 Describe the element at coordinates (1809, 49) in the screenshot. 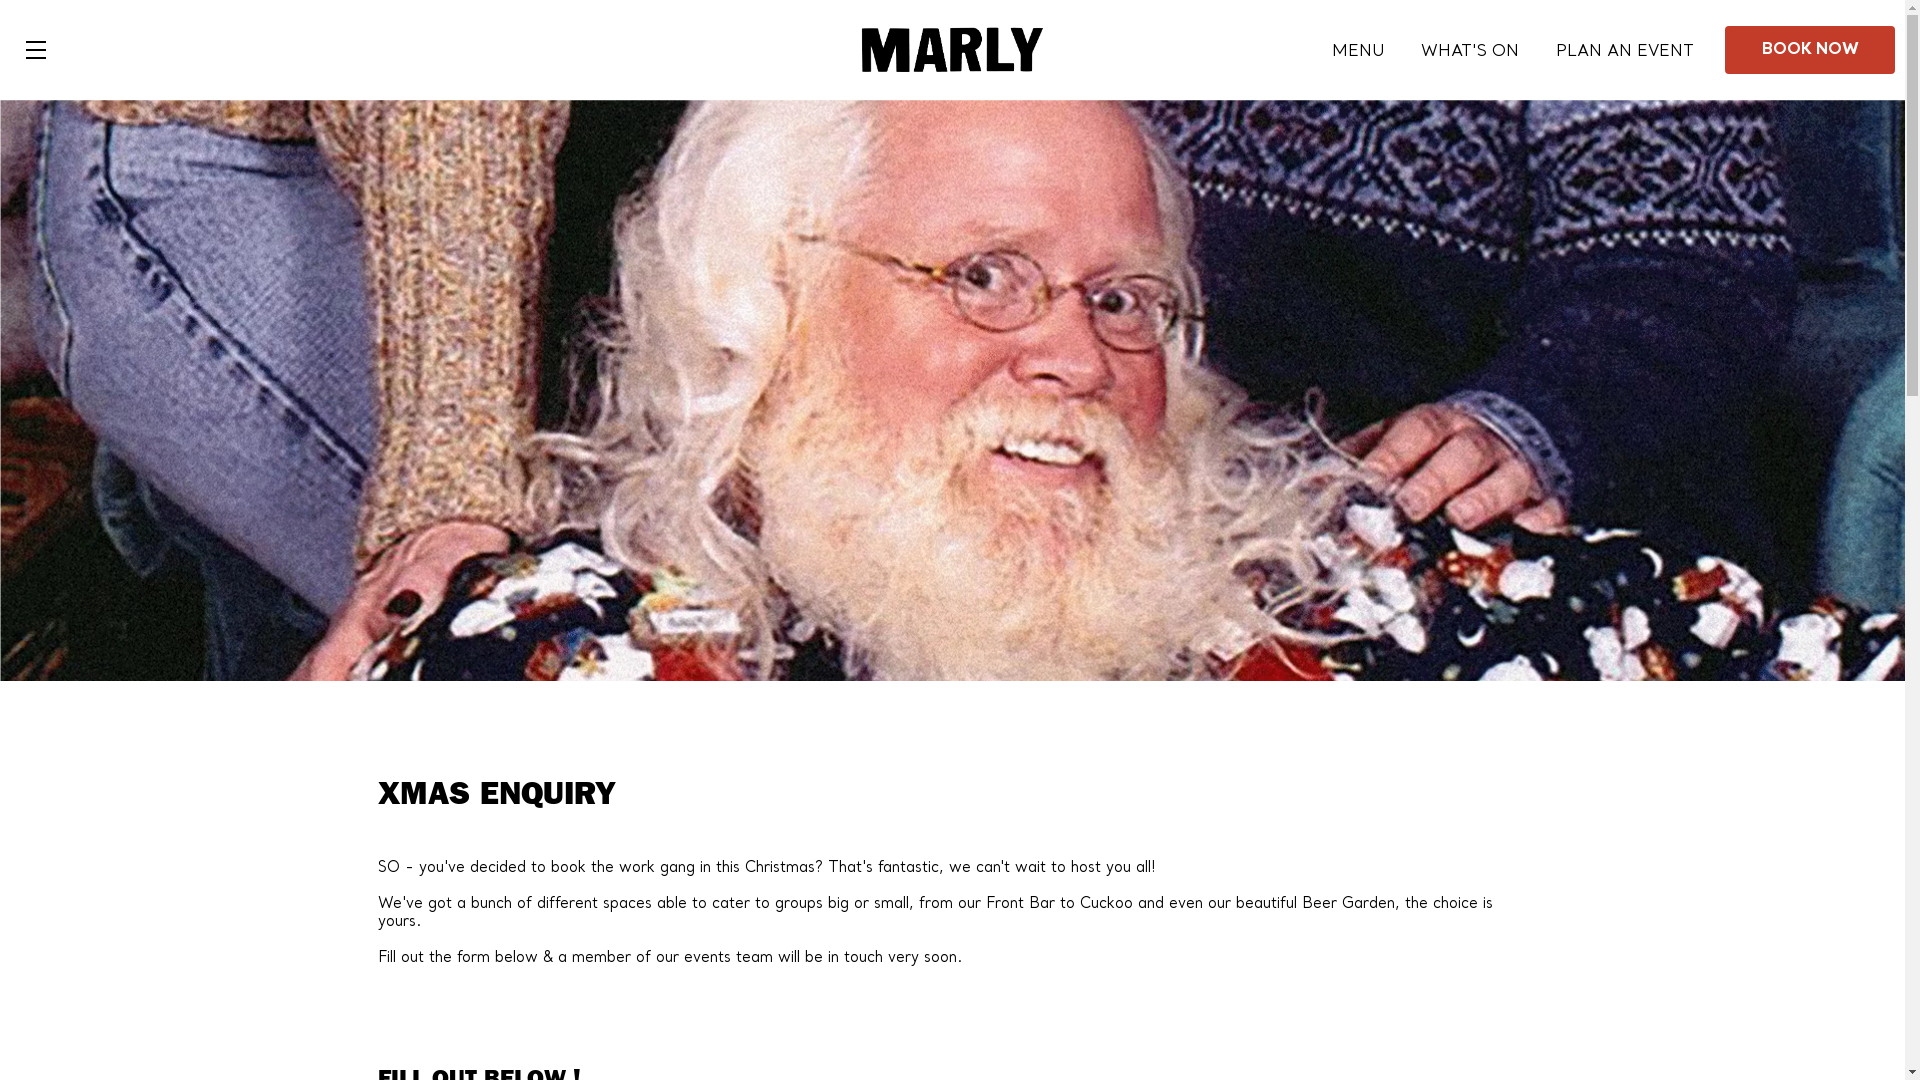

I see `'BOOK NOW'` at that location.